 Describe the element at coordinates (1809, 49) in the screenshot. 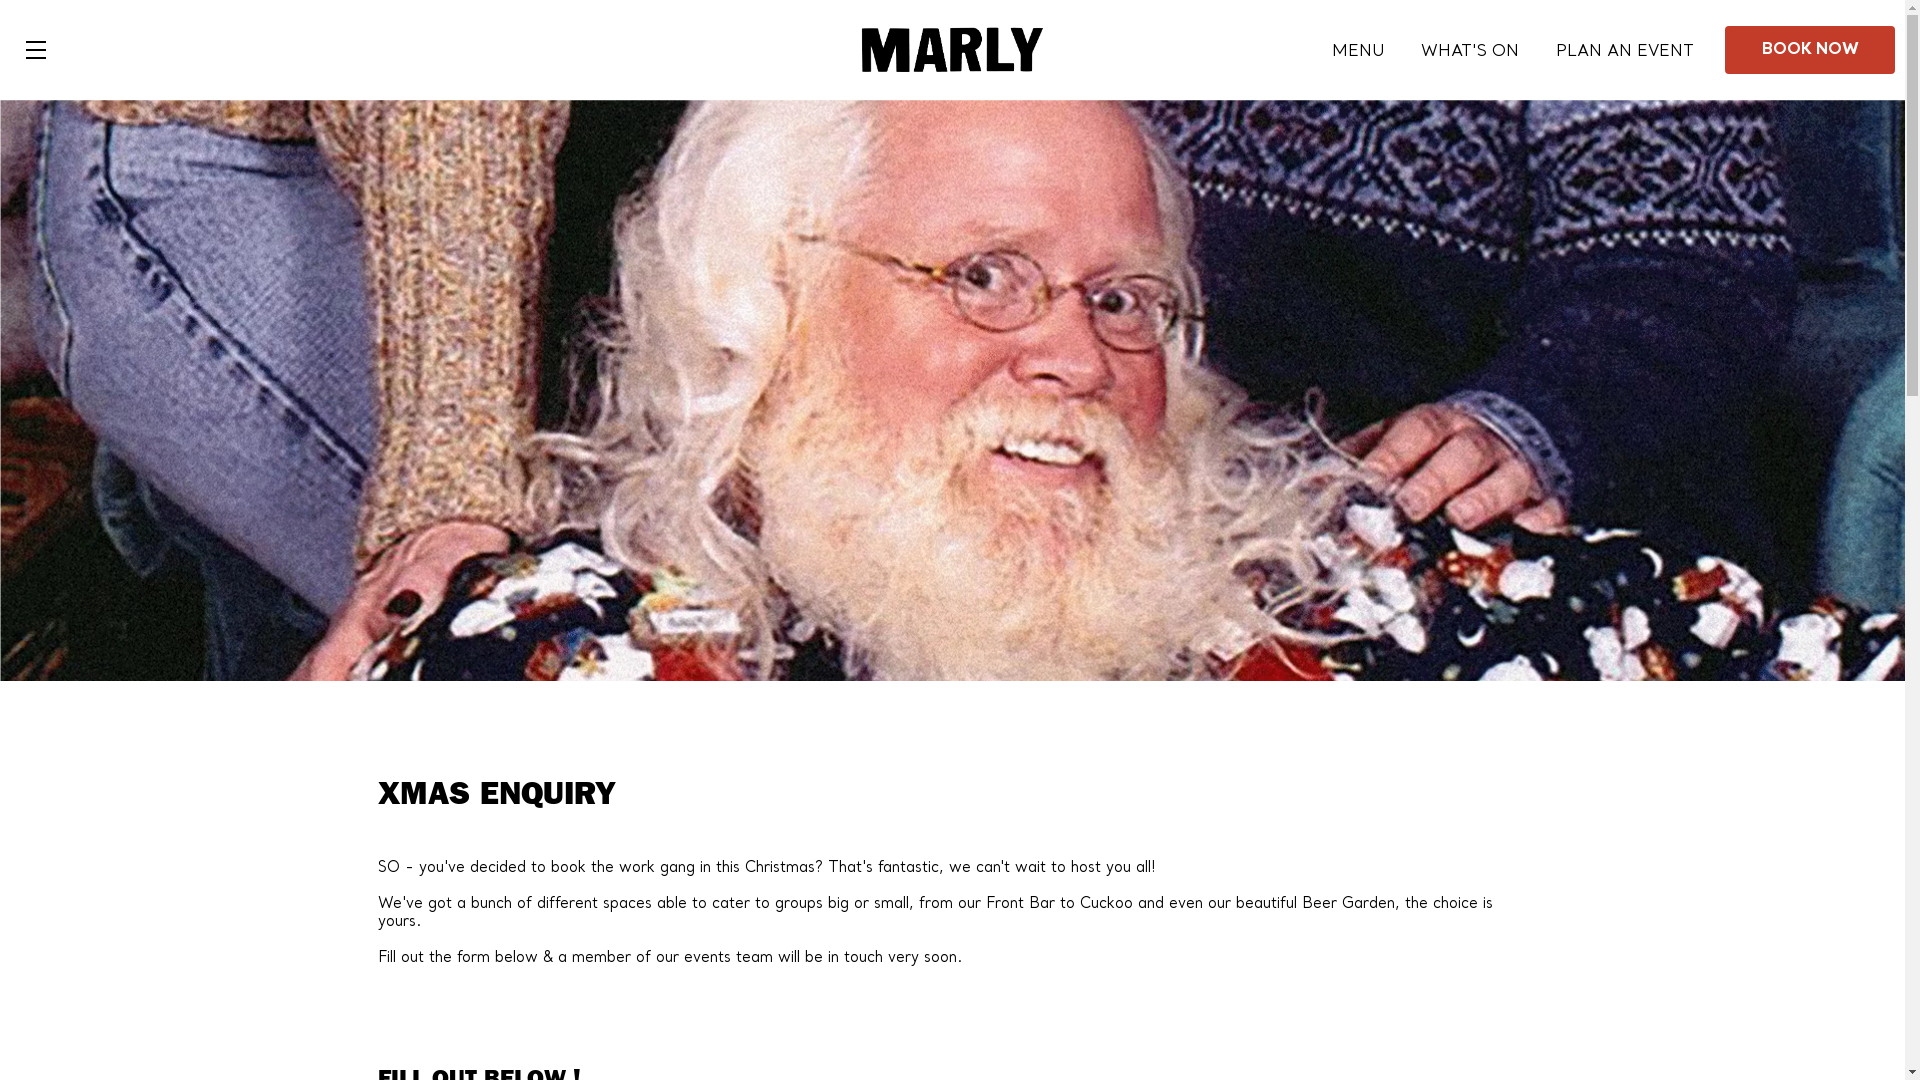

I see `'BOOK NOW'` at that location.